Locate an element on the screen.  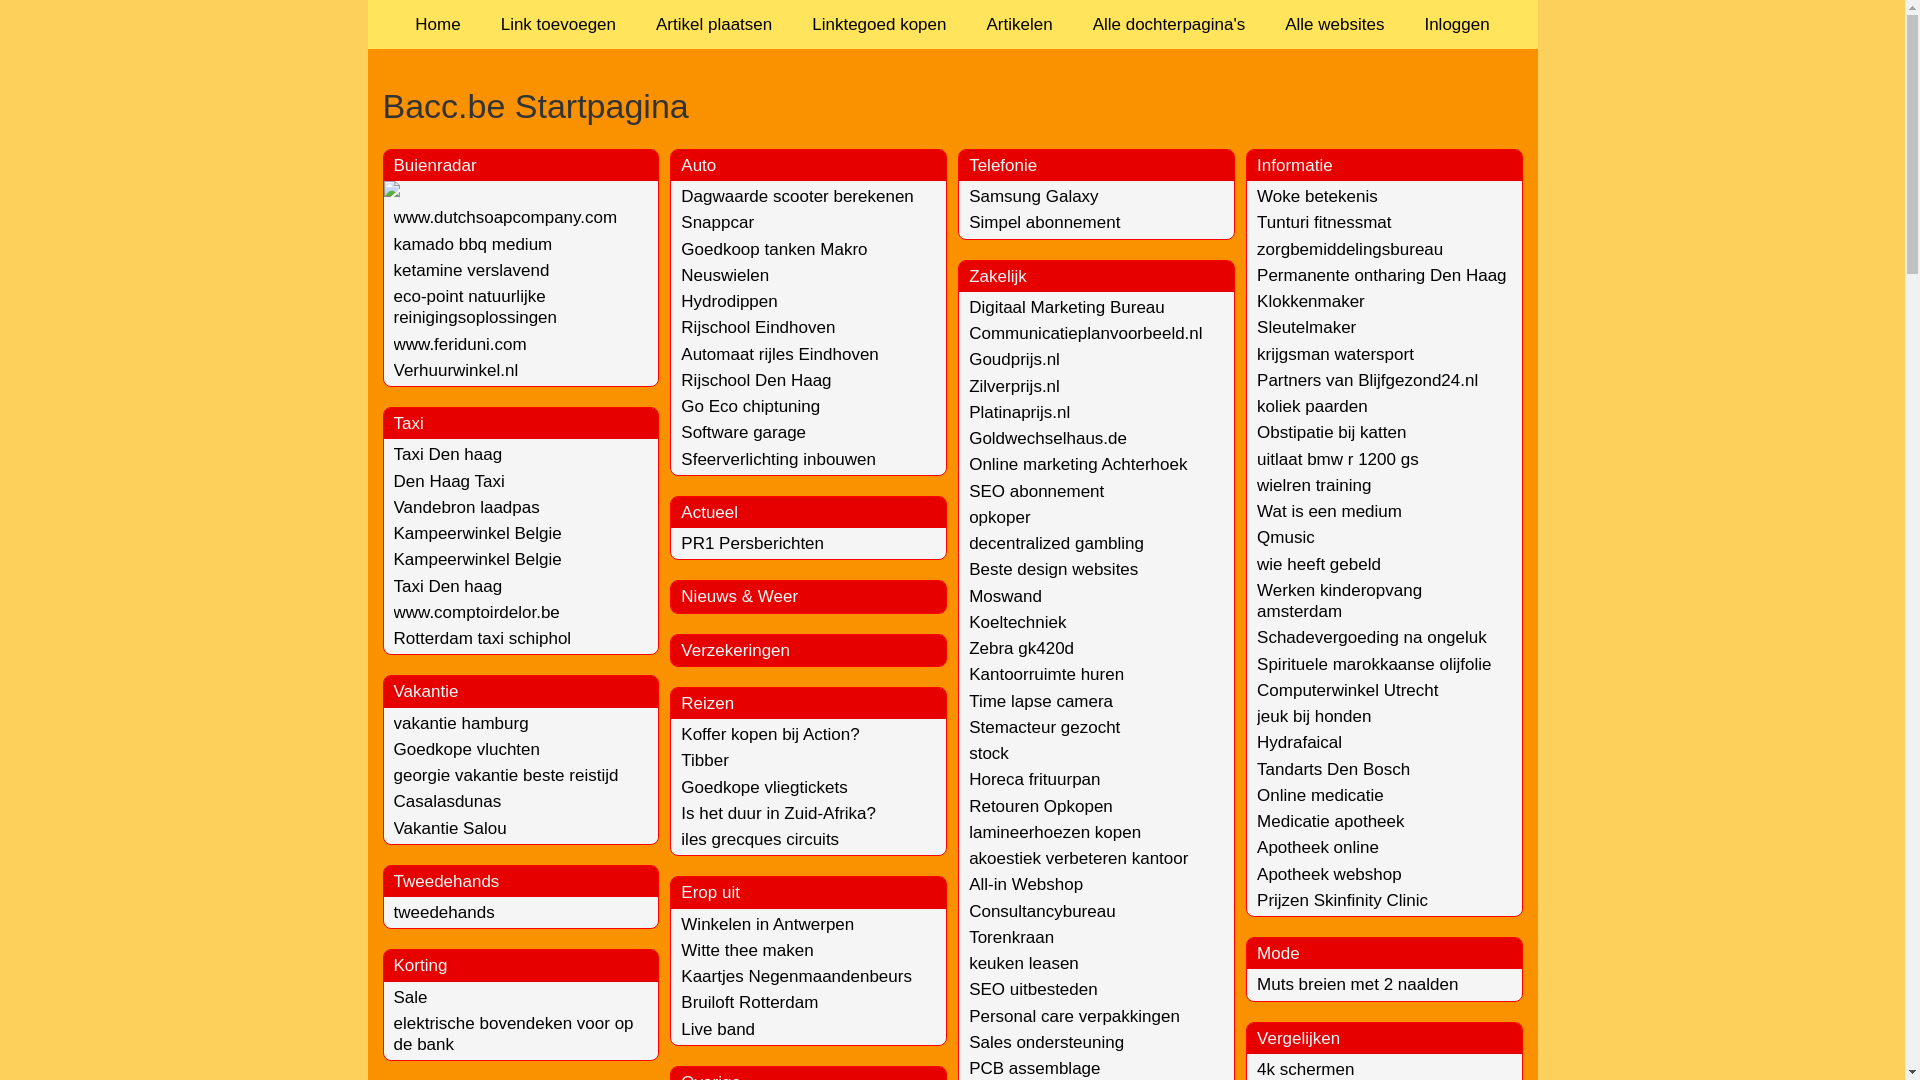
'Live band' is located at coordinates (718, 1029).